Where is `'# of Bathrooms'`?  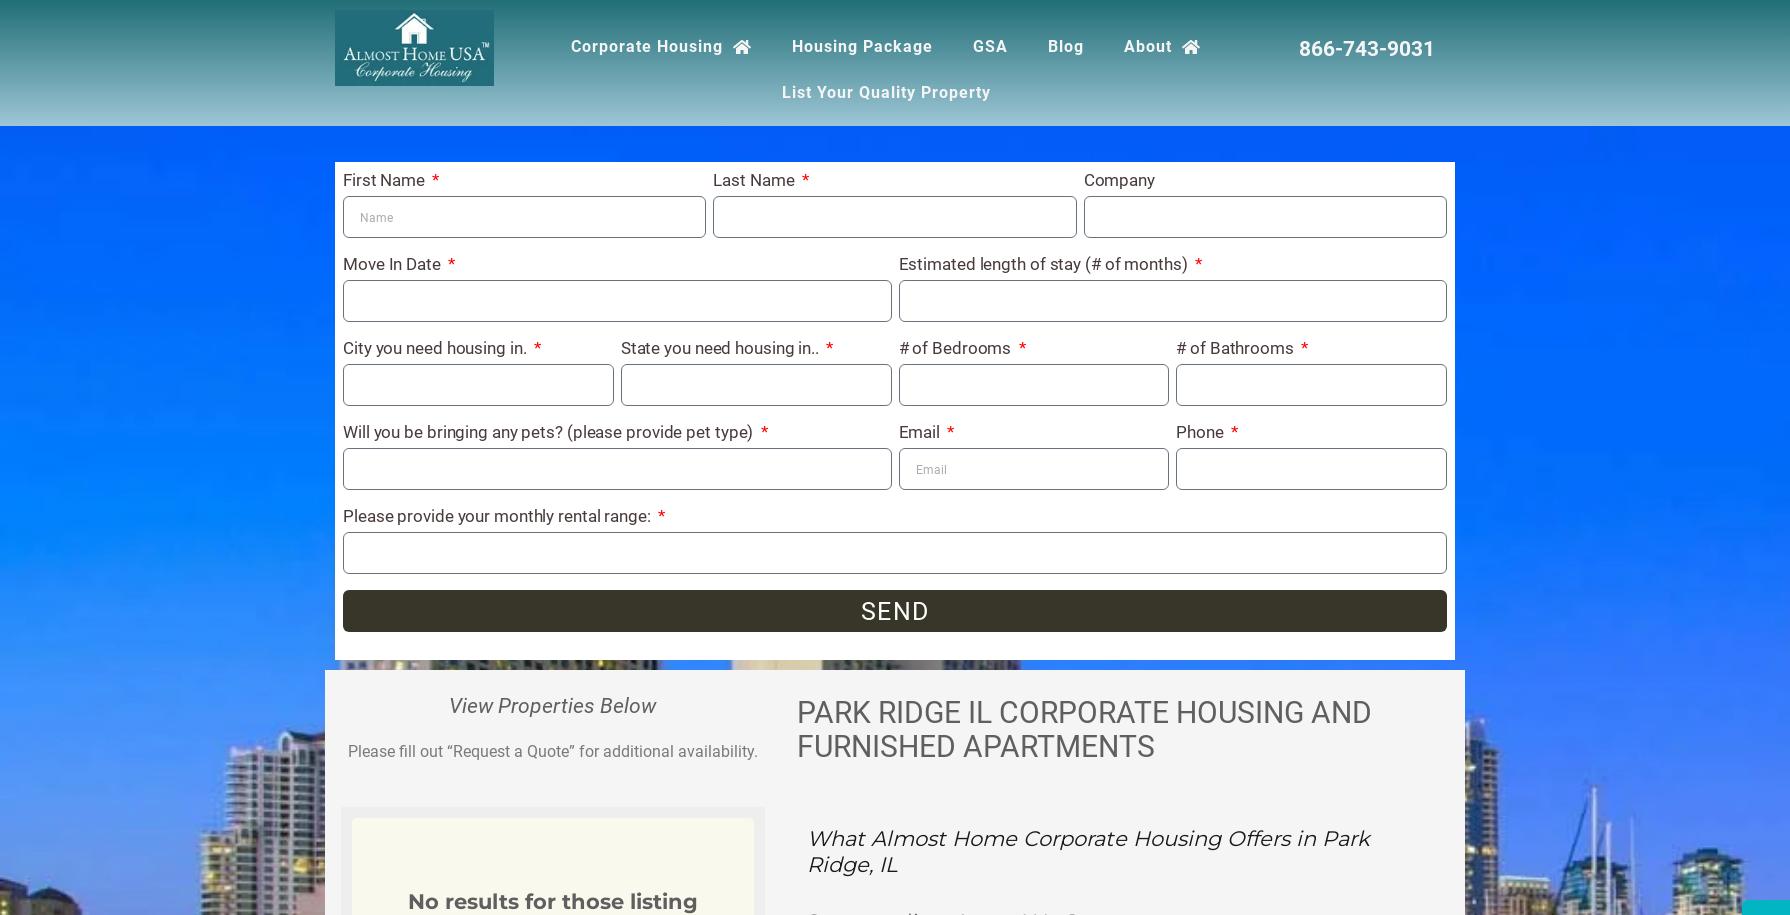
'# of Bathrooms' is located at coordinates (1236, 347).